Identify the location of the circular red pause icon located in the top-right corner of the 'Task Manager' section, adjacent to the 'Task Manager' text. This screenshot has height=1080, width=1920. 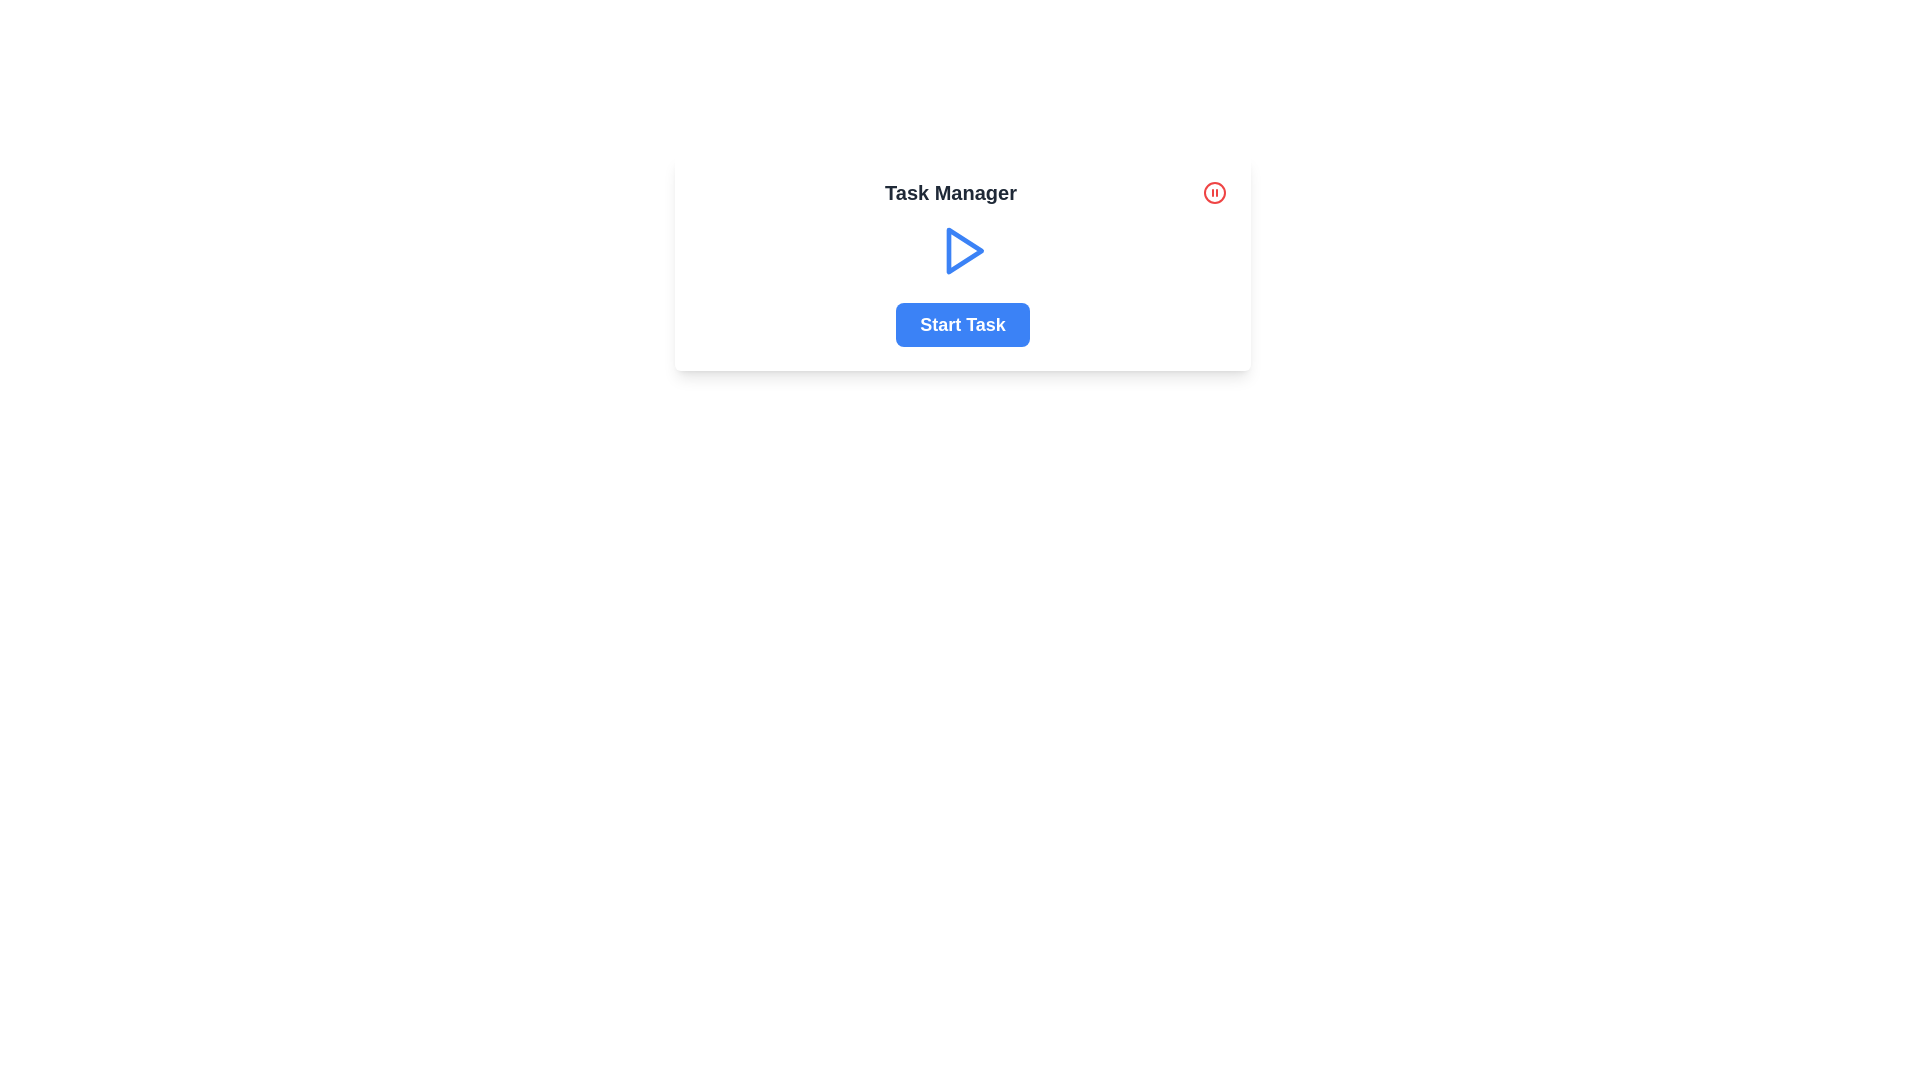
(1213, 192).